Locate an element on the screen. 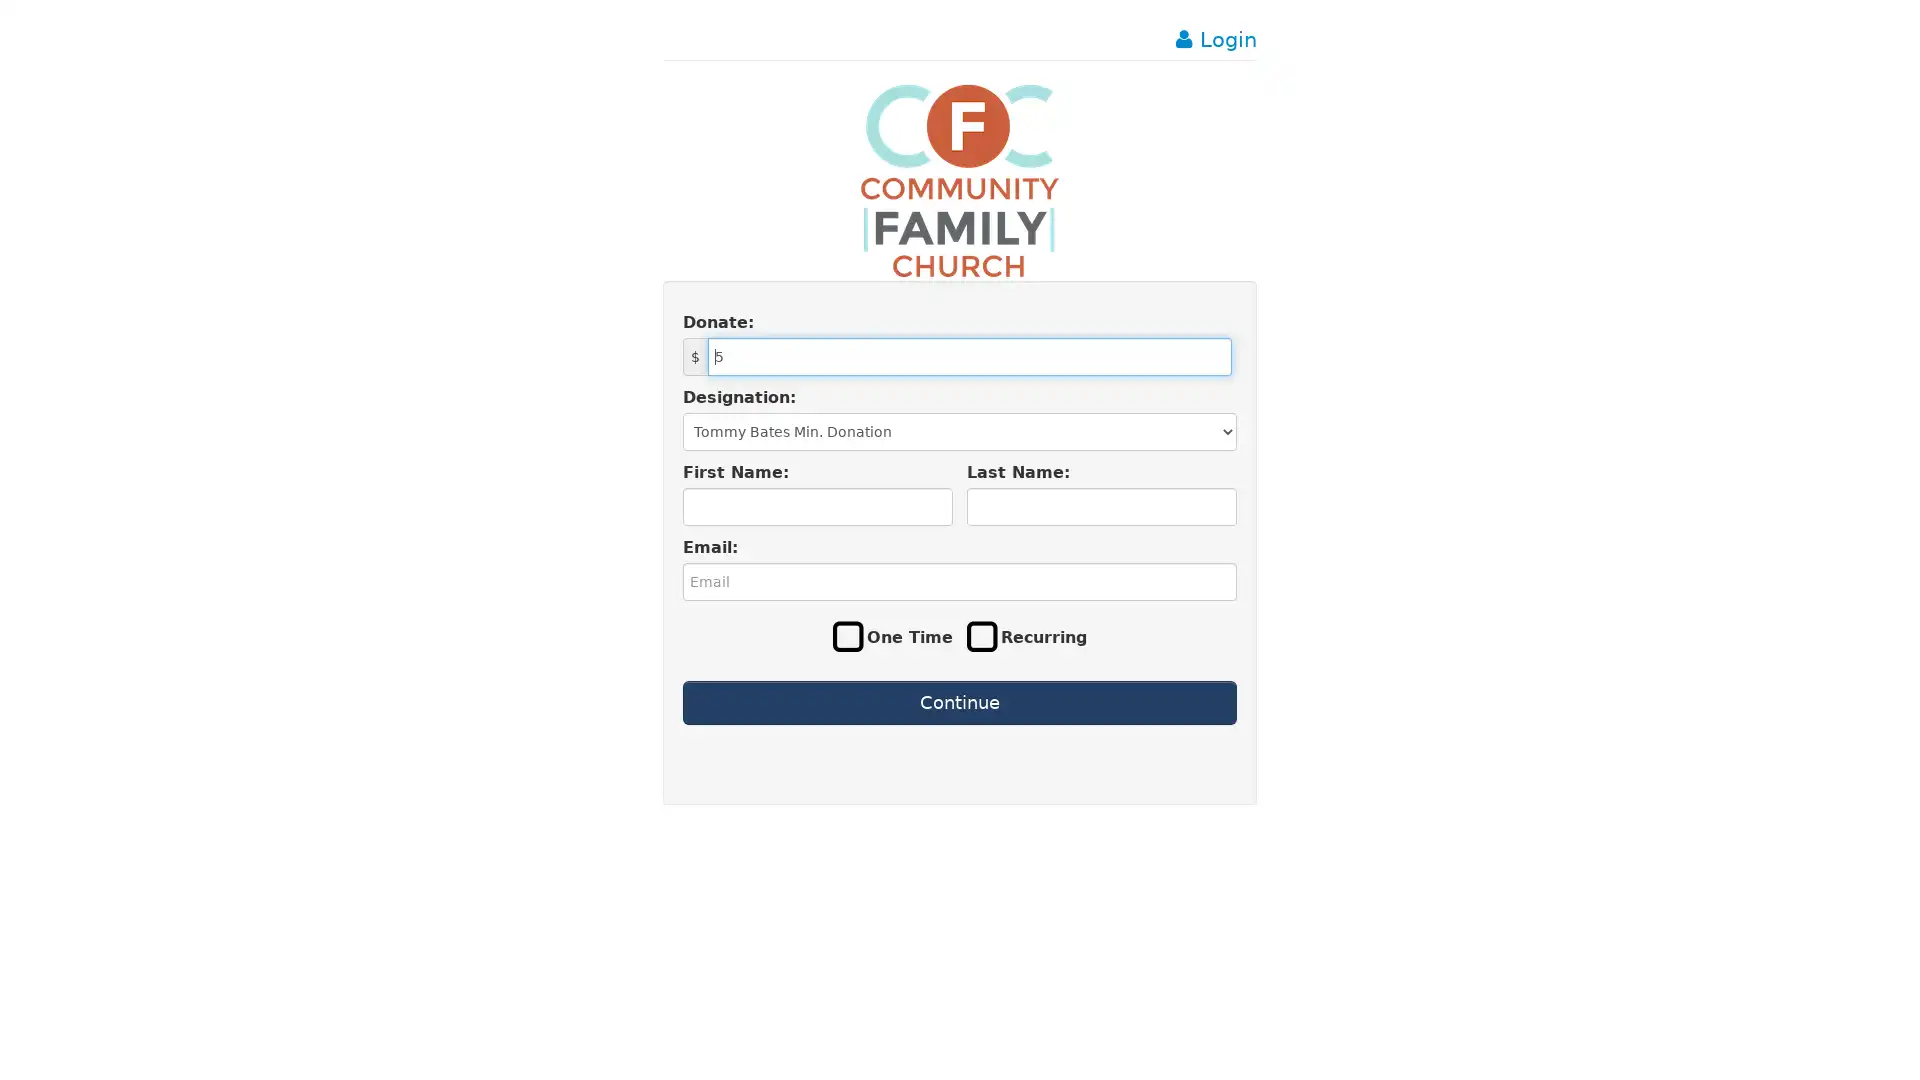 The height and width of the screenshot is (1080, 1920). Continue is located at coordinates (958, 701).